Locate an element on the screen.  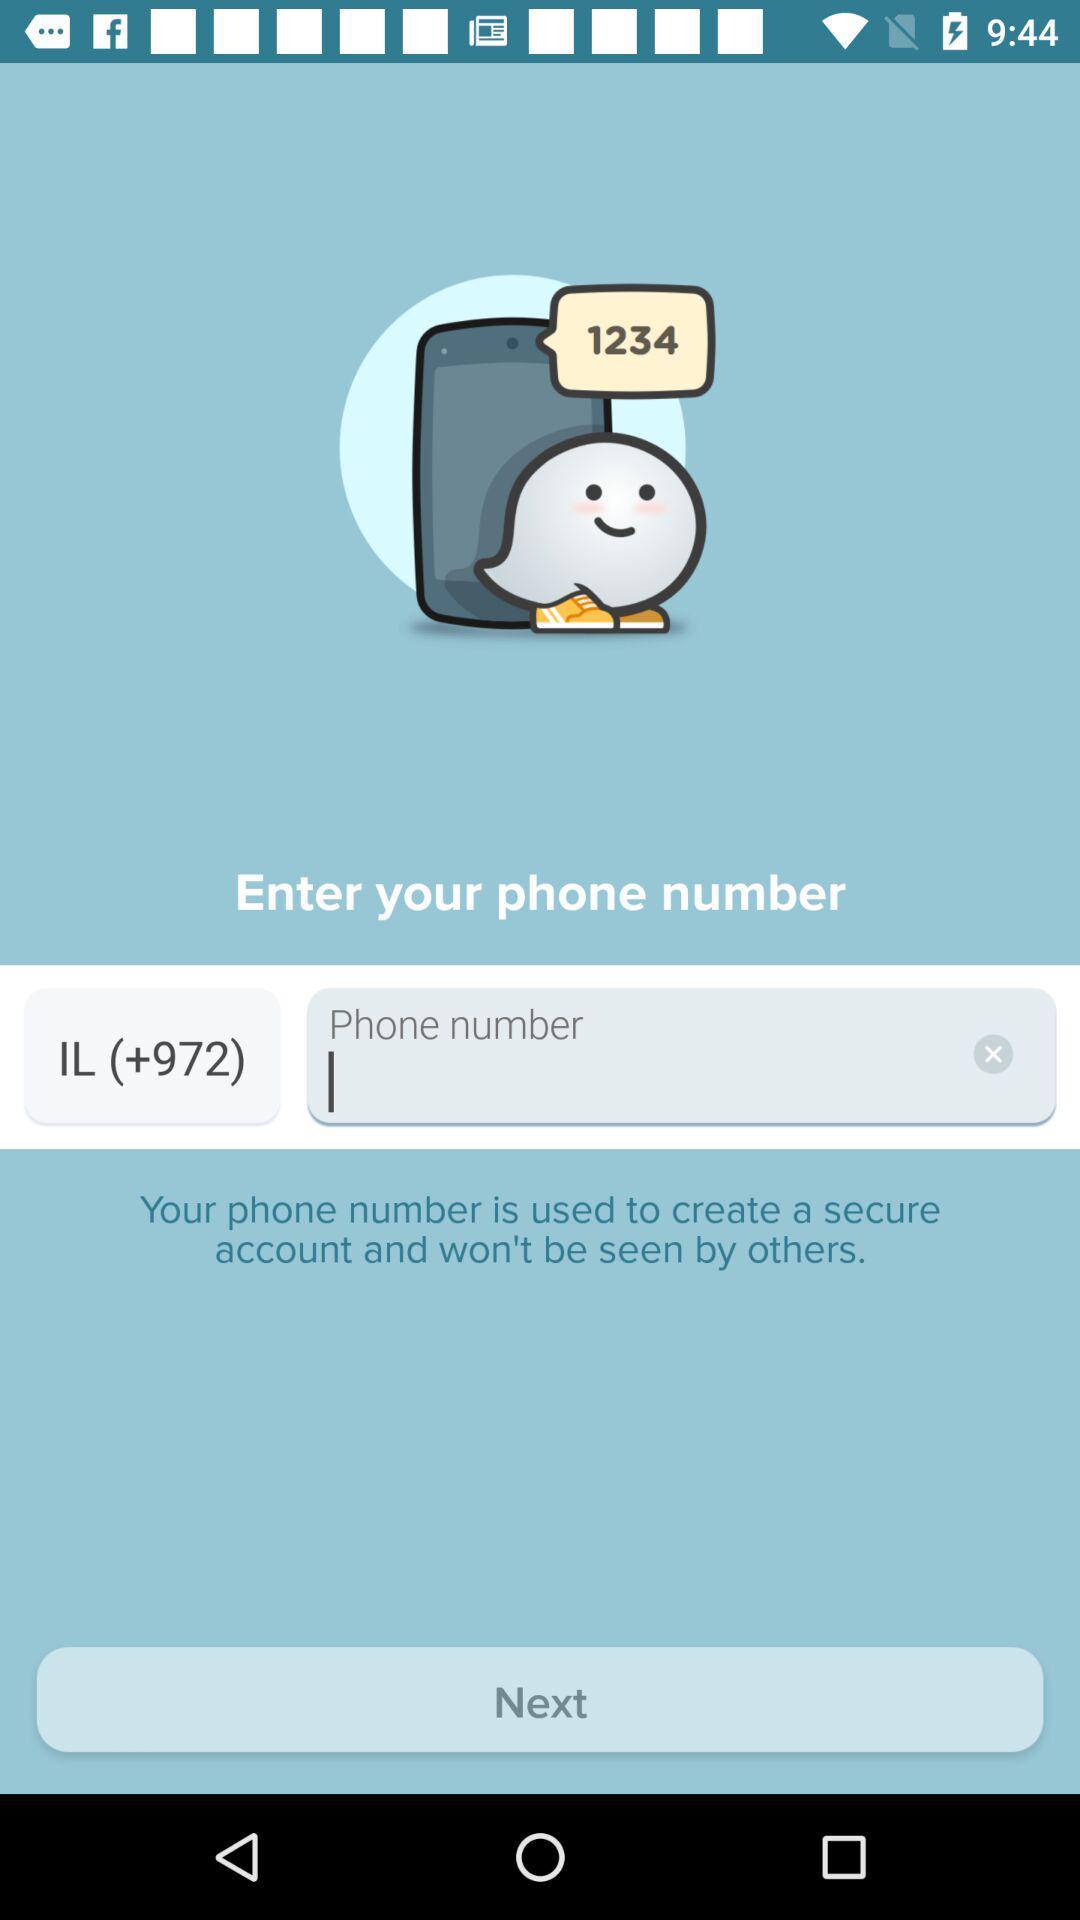
the next is located at coordinates (540, 1703).